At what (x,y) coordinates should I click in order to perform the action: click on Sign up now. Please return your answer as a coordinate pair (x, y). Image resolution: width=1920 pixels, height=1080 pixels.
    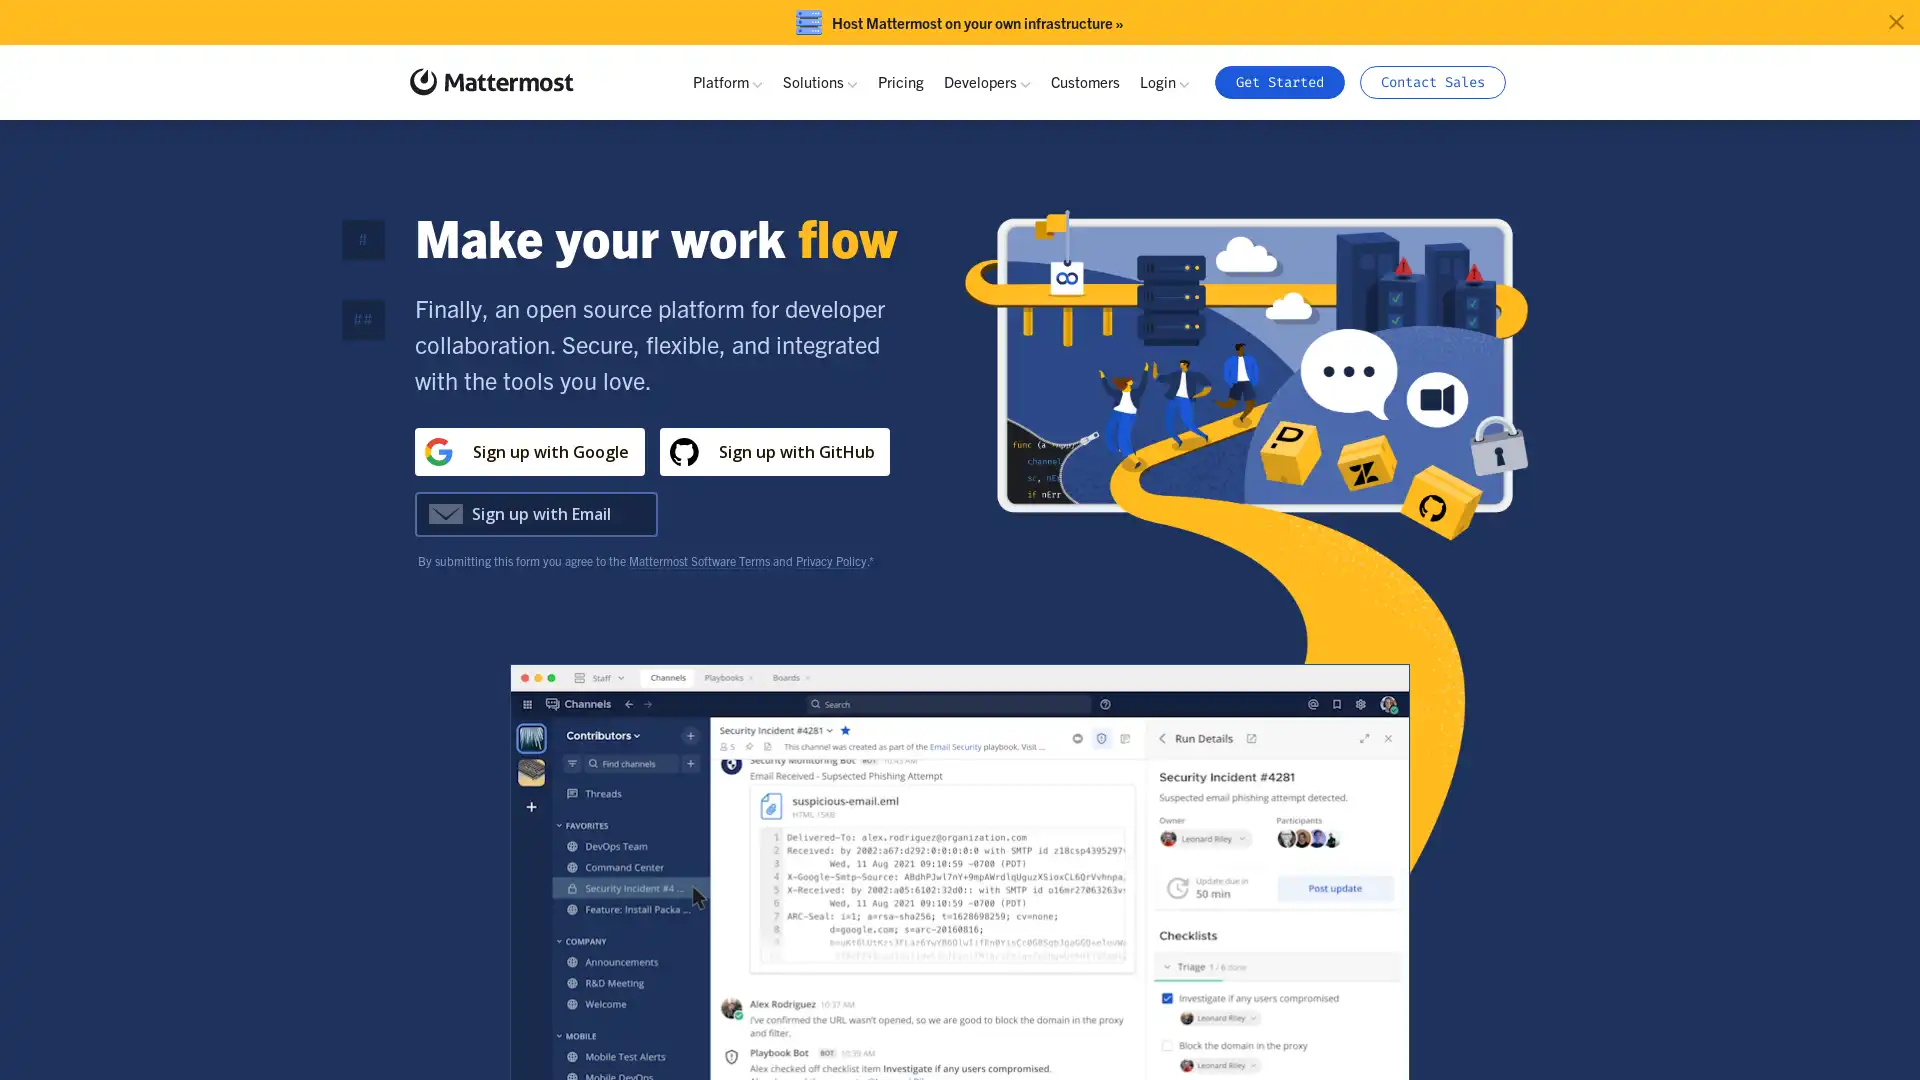
    Looking at the image, I should click on (771, 512).